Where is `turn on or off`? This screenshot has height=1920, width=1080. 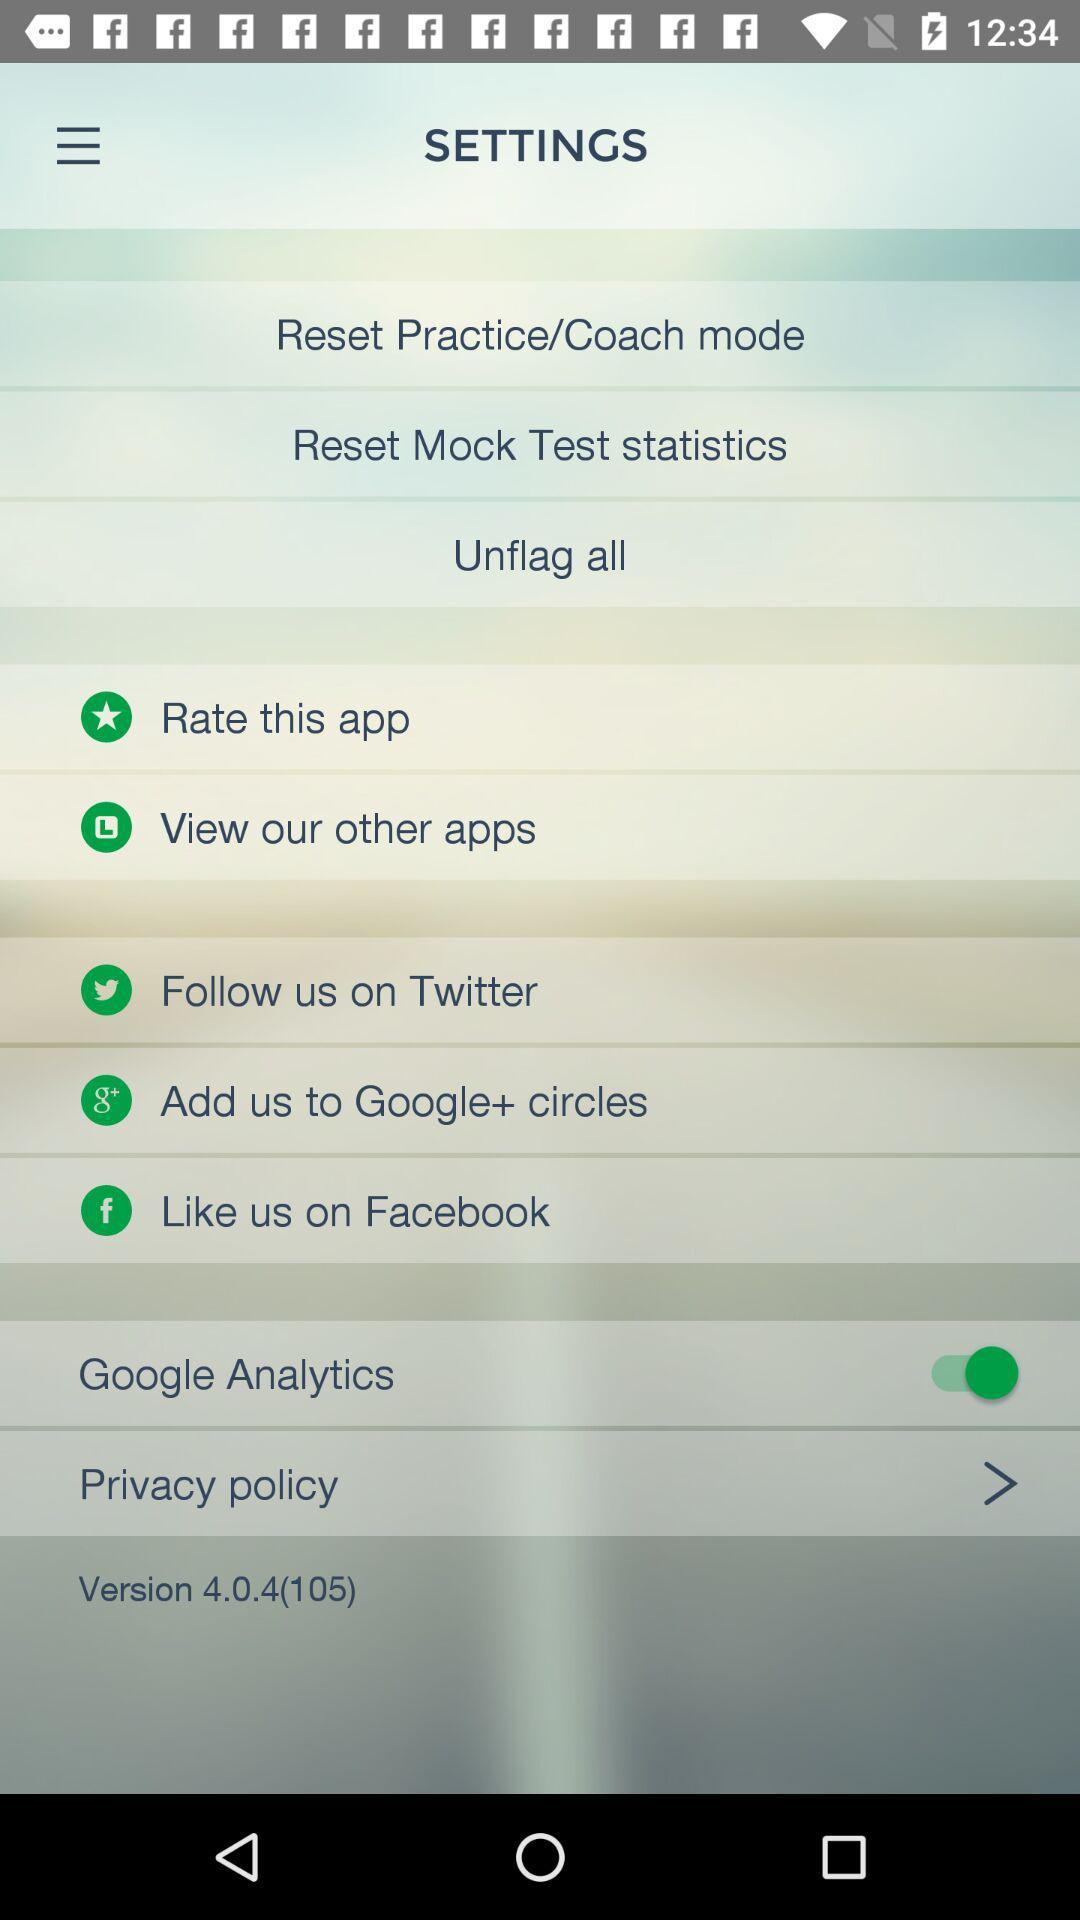
turn on or off is located at coordinates (553, 1371).